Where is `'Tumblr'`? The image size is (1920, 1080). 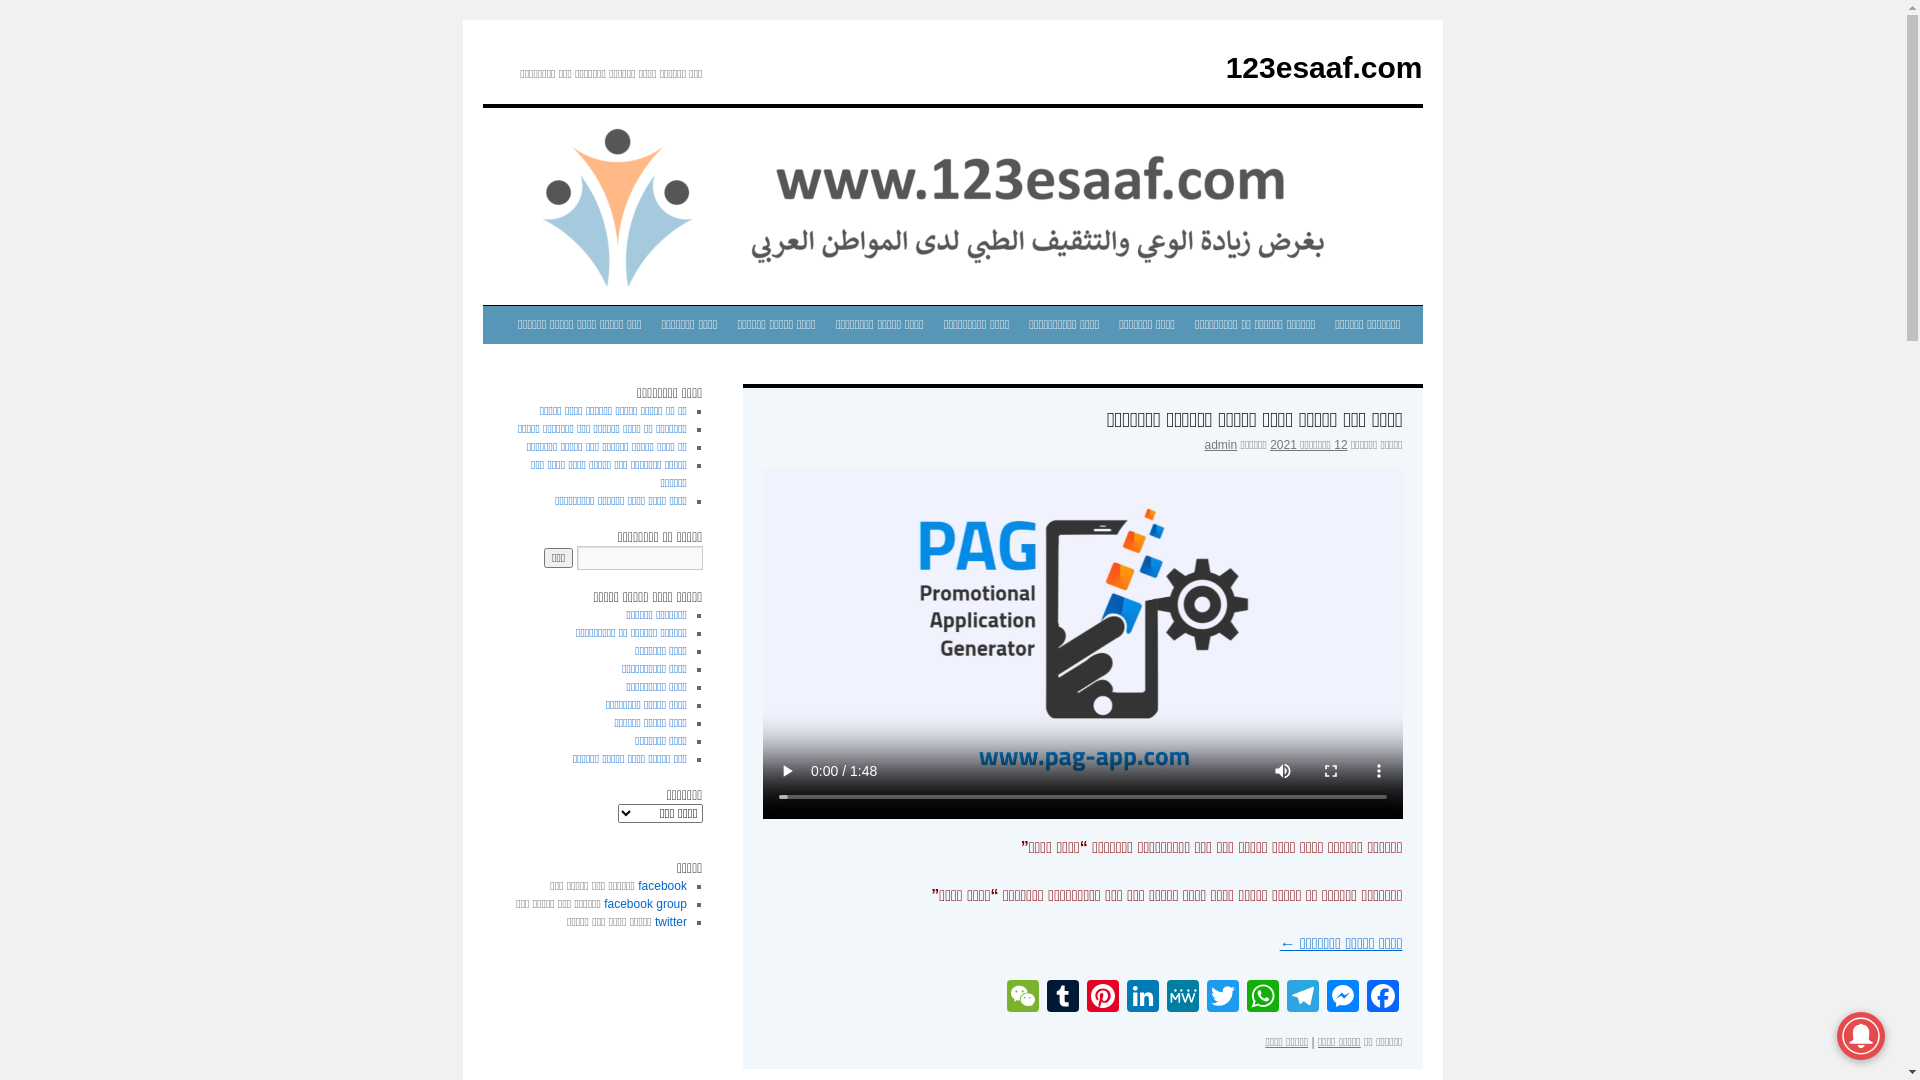 'Tumblr' is located at coordinates (1060, 998).